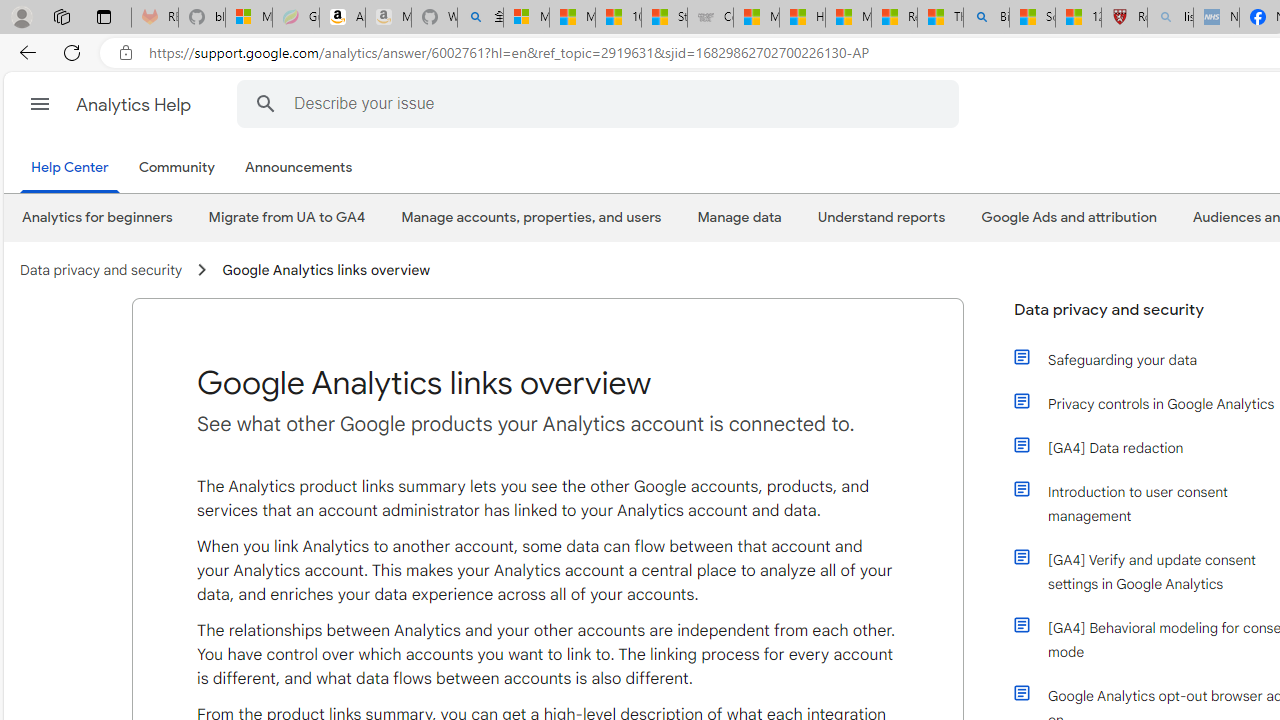  Describe the element at coordinates (297, 167) in the screenshot. I see `'Announcements'` at that location.